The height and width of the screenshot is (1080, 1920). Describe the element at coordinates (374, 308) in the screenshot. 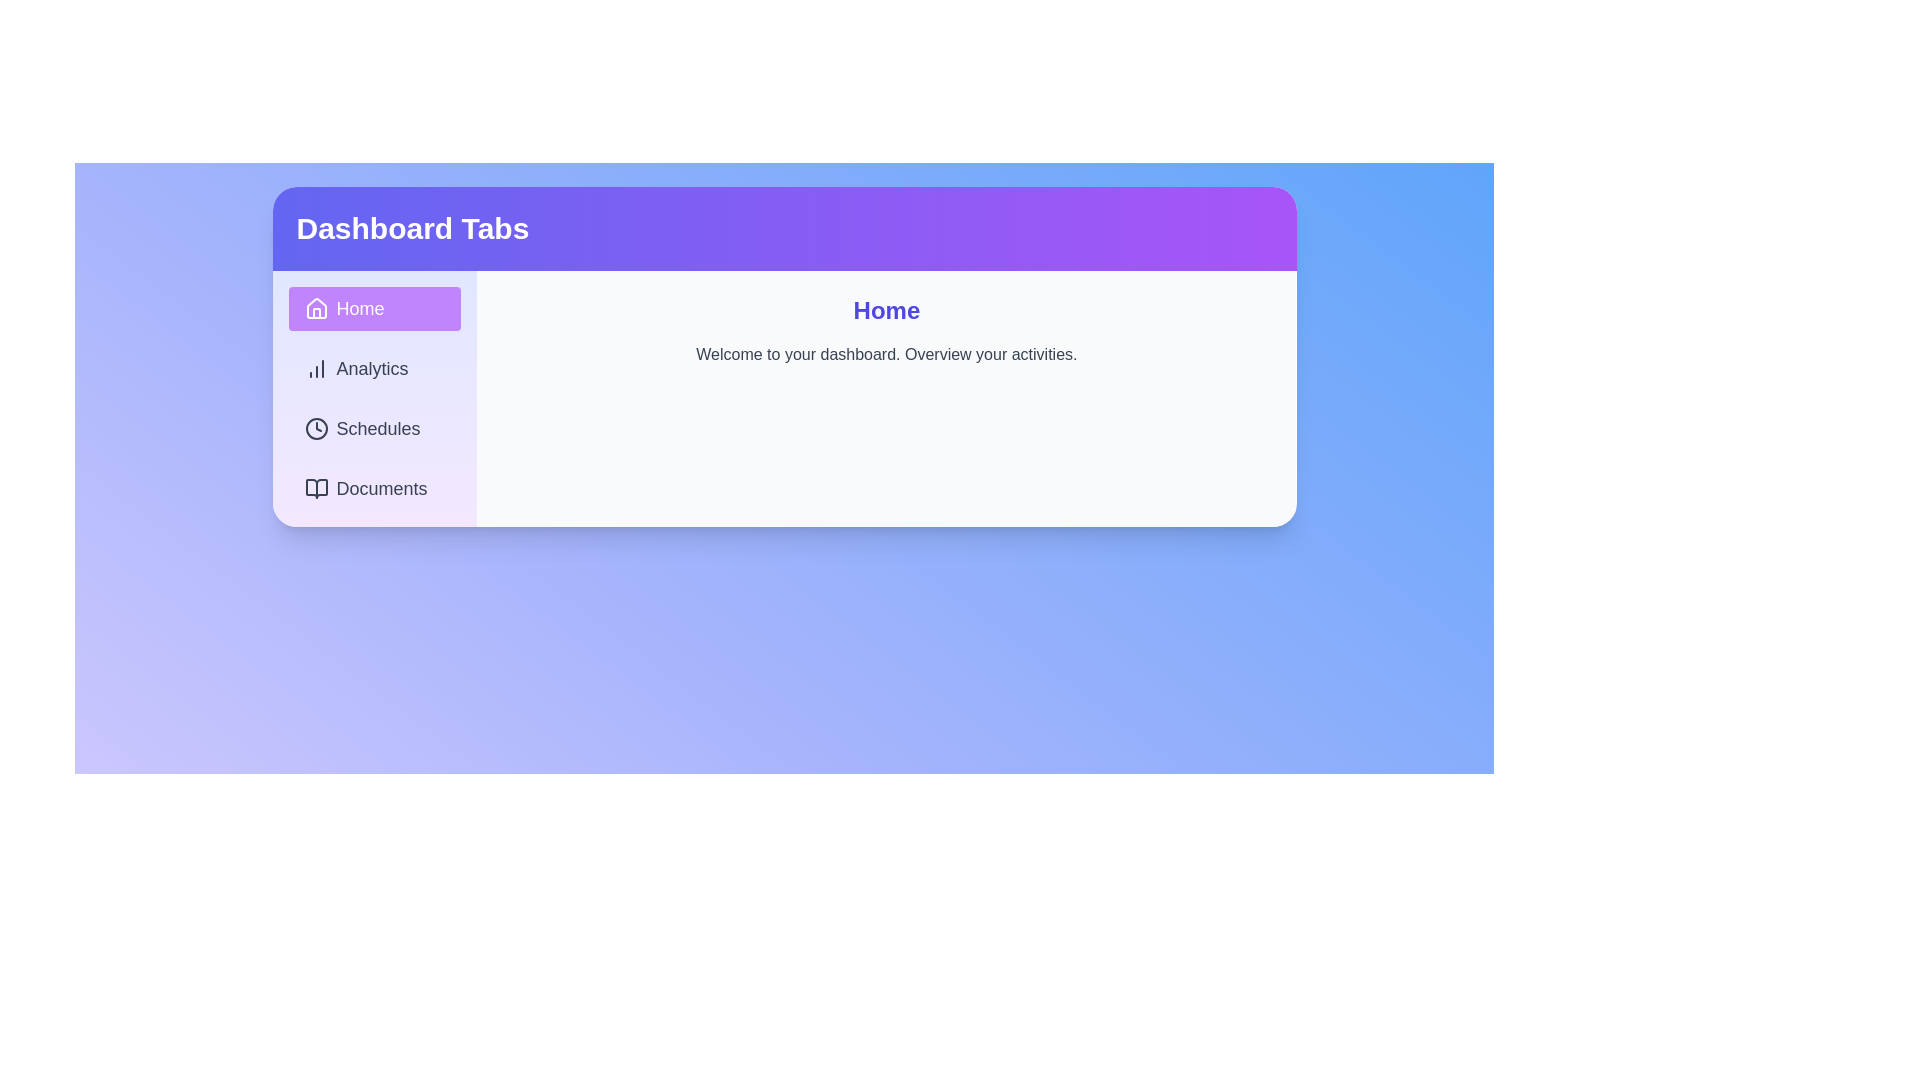

I see `the Home tab by clicking on it` at that location.